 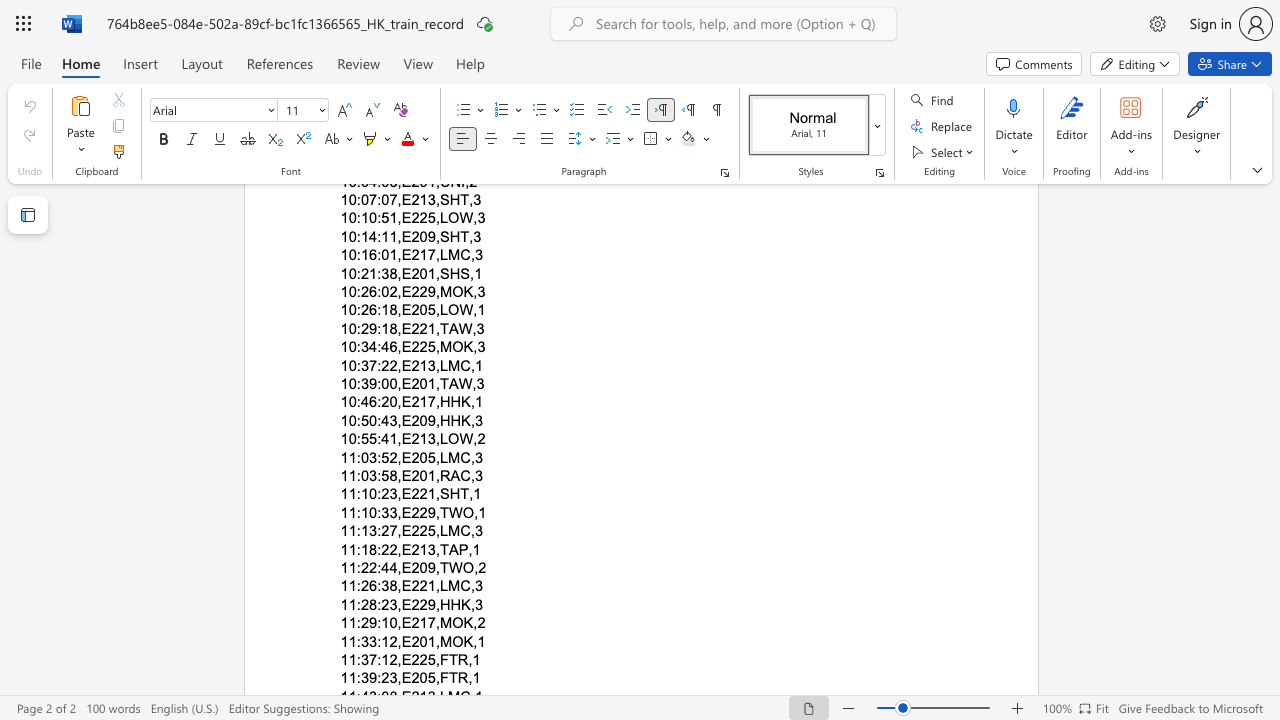 I want to click on the space between the continuous character "1" and "1" in the text, so click(x=348, y=585).